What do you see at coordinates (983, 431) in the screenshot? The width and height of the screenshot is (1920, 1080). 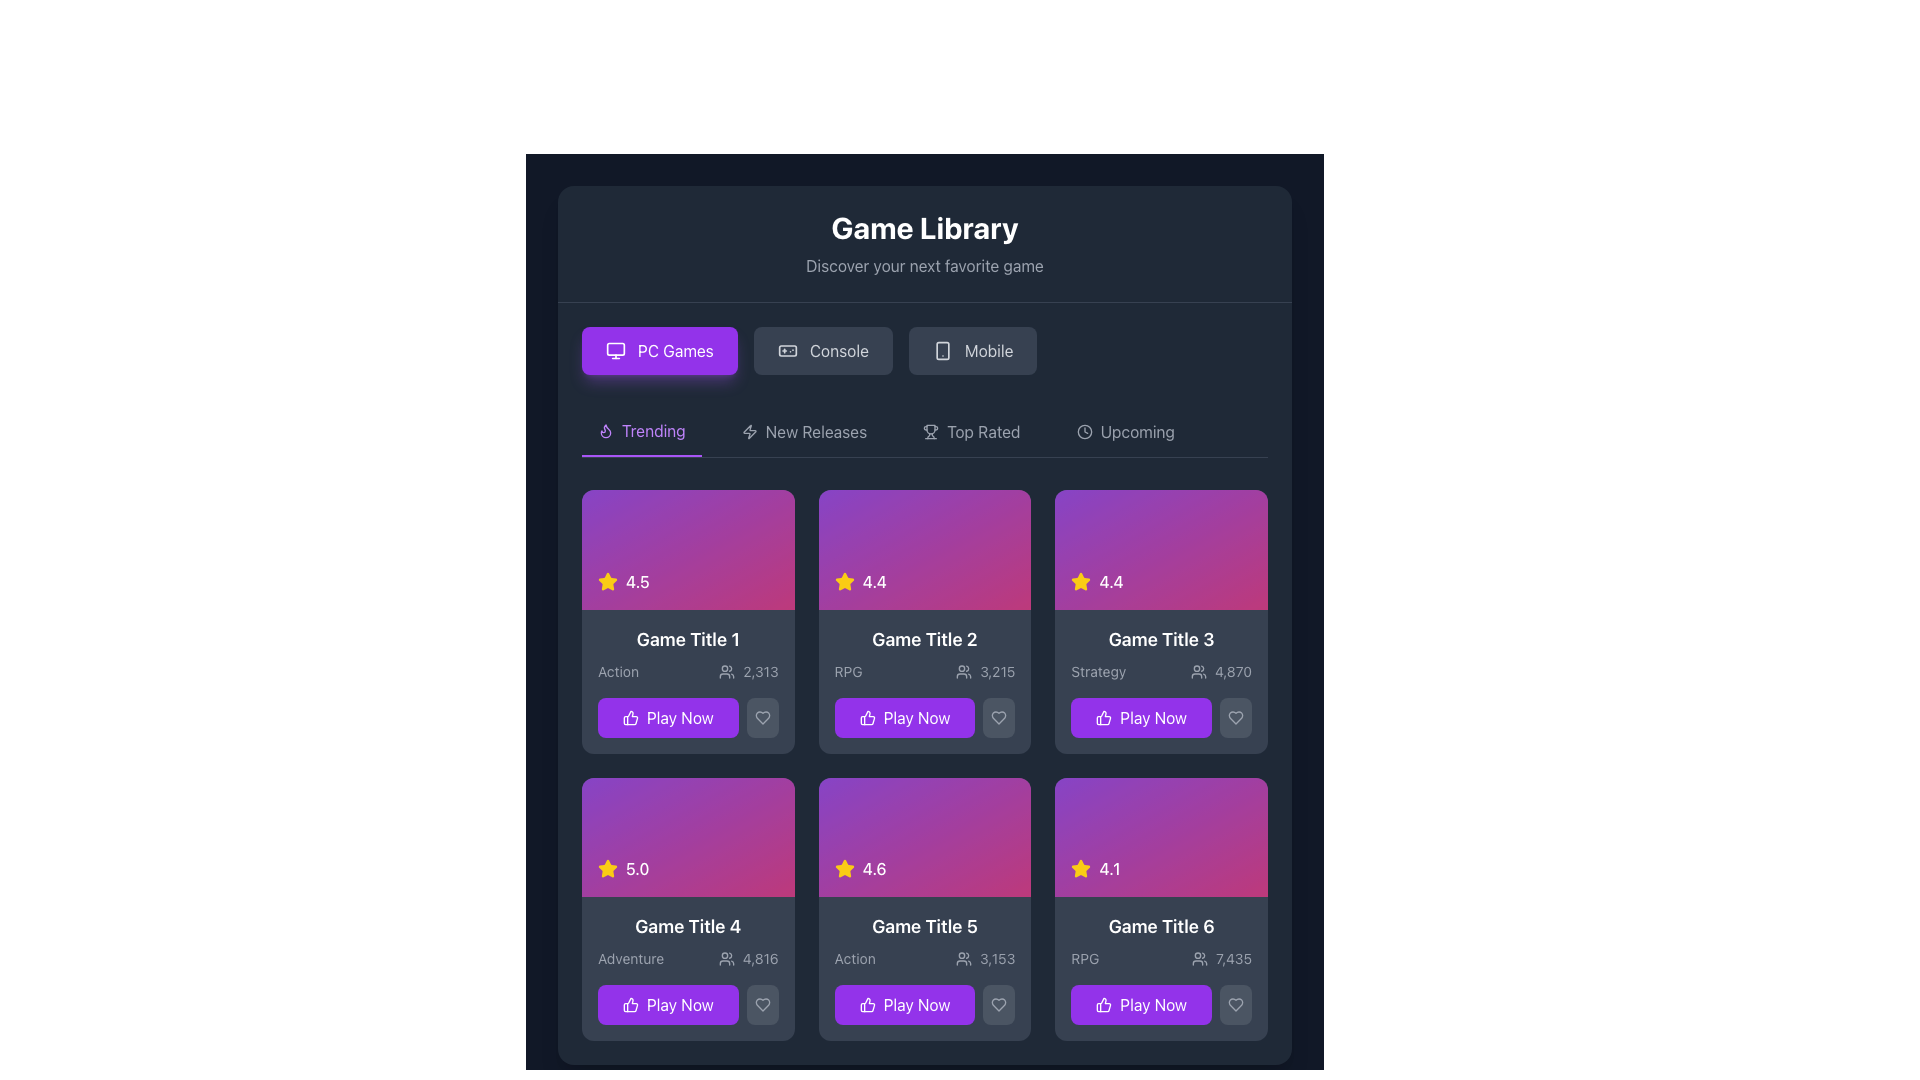 I see `the 'Top Rated' text label` at bounding box center [983, 431].